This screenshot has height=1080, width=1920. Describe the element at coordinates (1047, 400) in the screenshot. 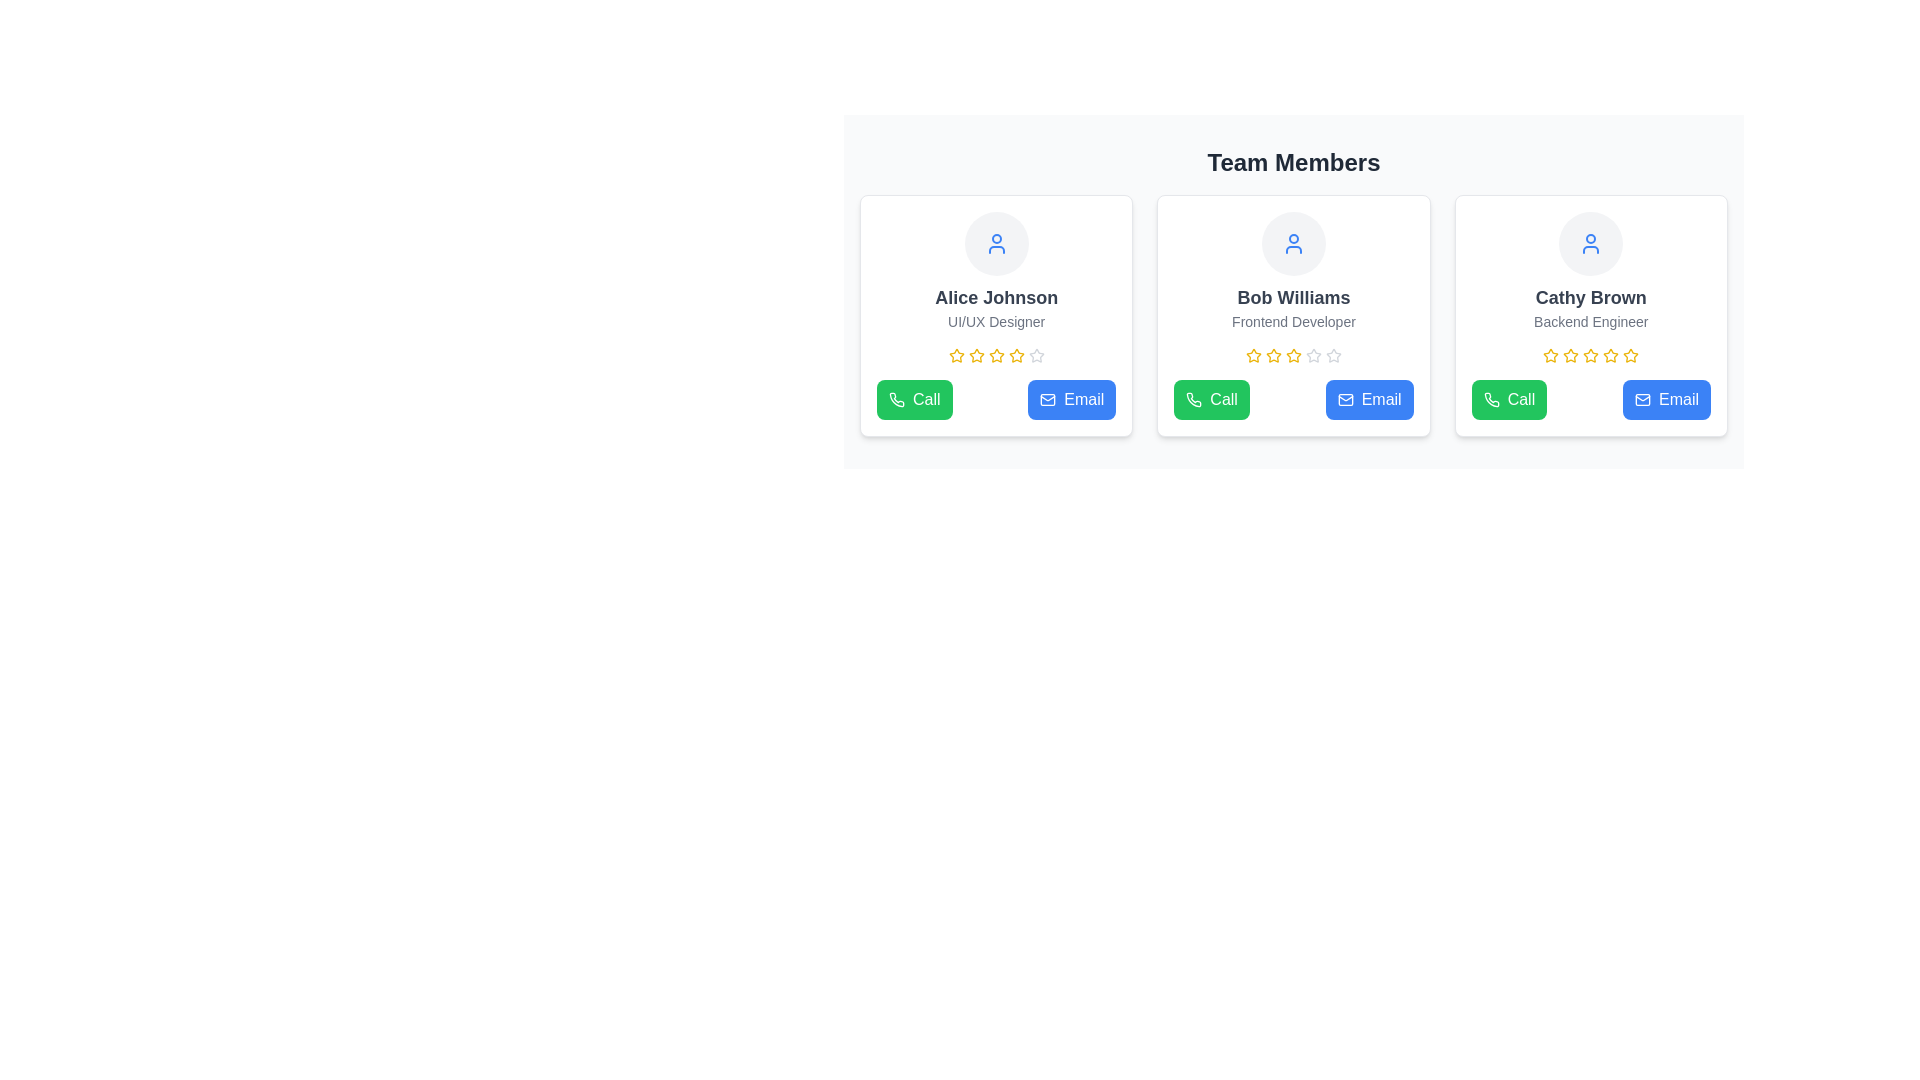

I see `the small blue envelope icon on the left side of the 'Email' button at the bottom of Alice Johnson's card` at that location.